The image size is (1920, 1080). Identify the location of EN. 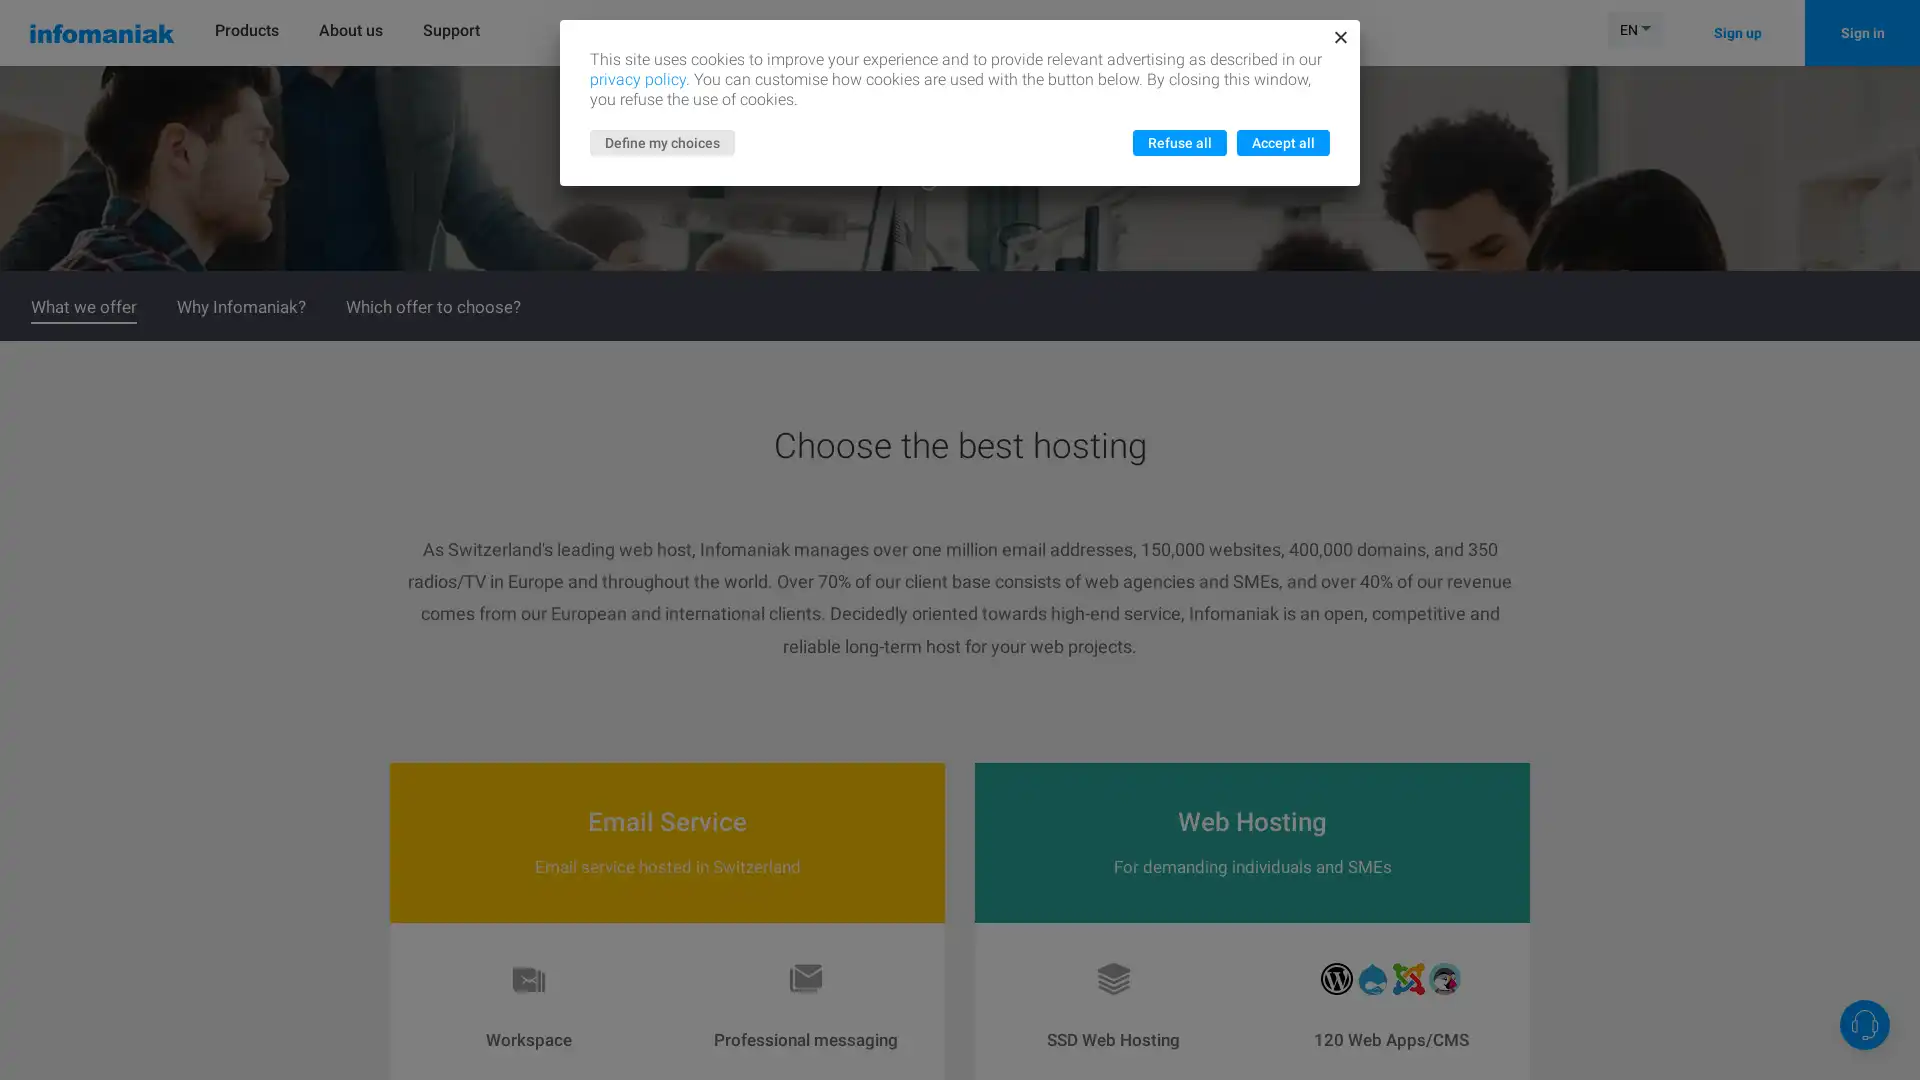
(1635, 29).